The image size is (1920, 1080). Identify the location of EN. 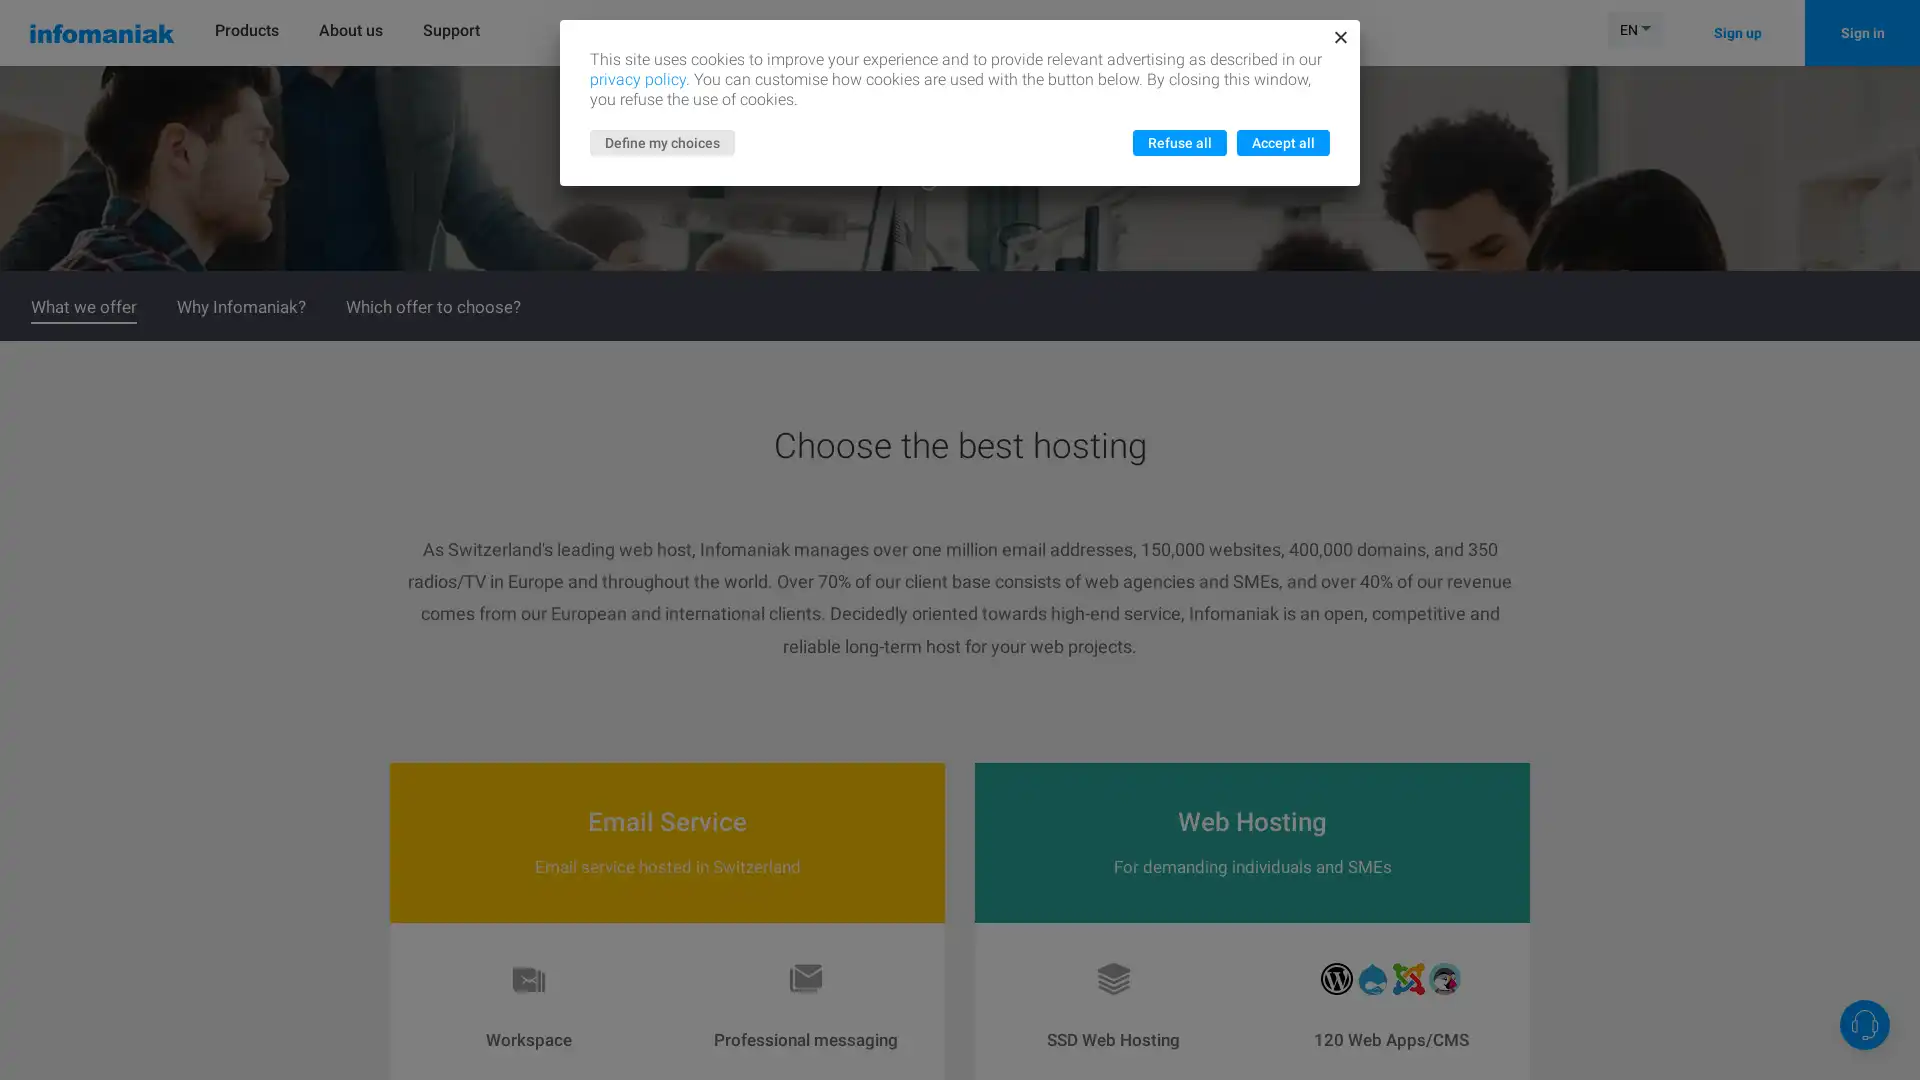
(1635, 29).